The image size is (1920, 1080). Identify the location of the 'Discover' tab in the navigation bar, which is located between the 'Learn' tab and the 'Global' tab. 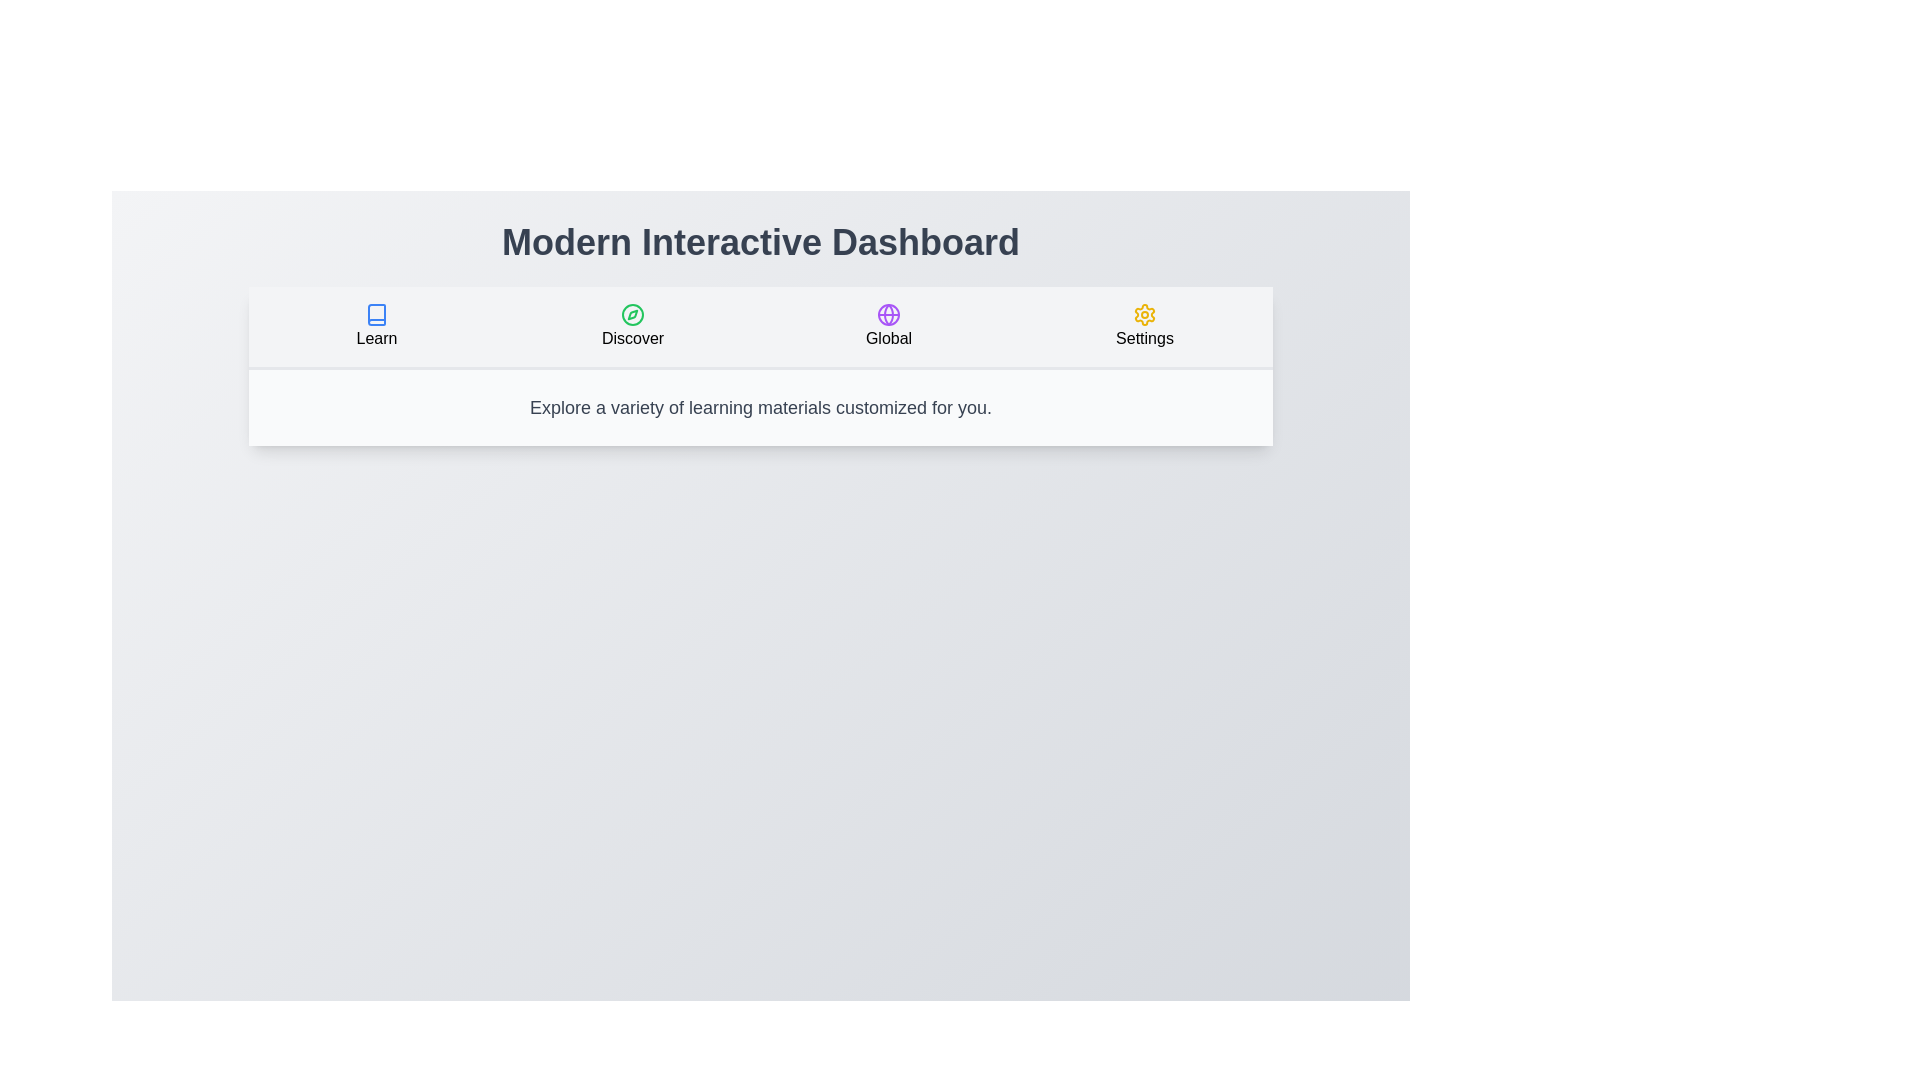
(632, 326).